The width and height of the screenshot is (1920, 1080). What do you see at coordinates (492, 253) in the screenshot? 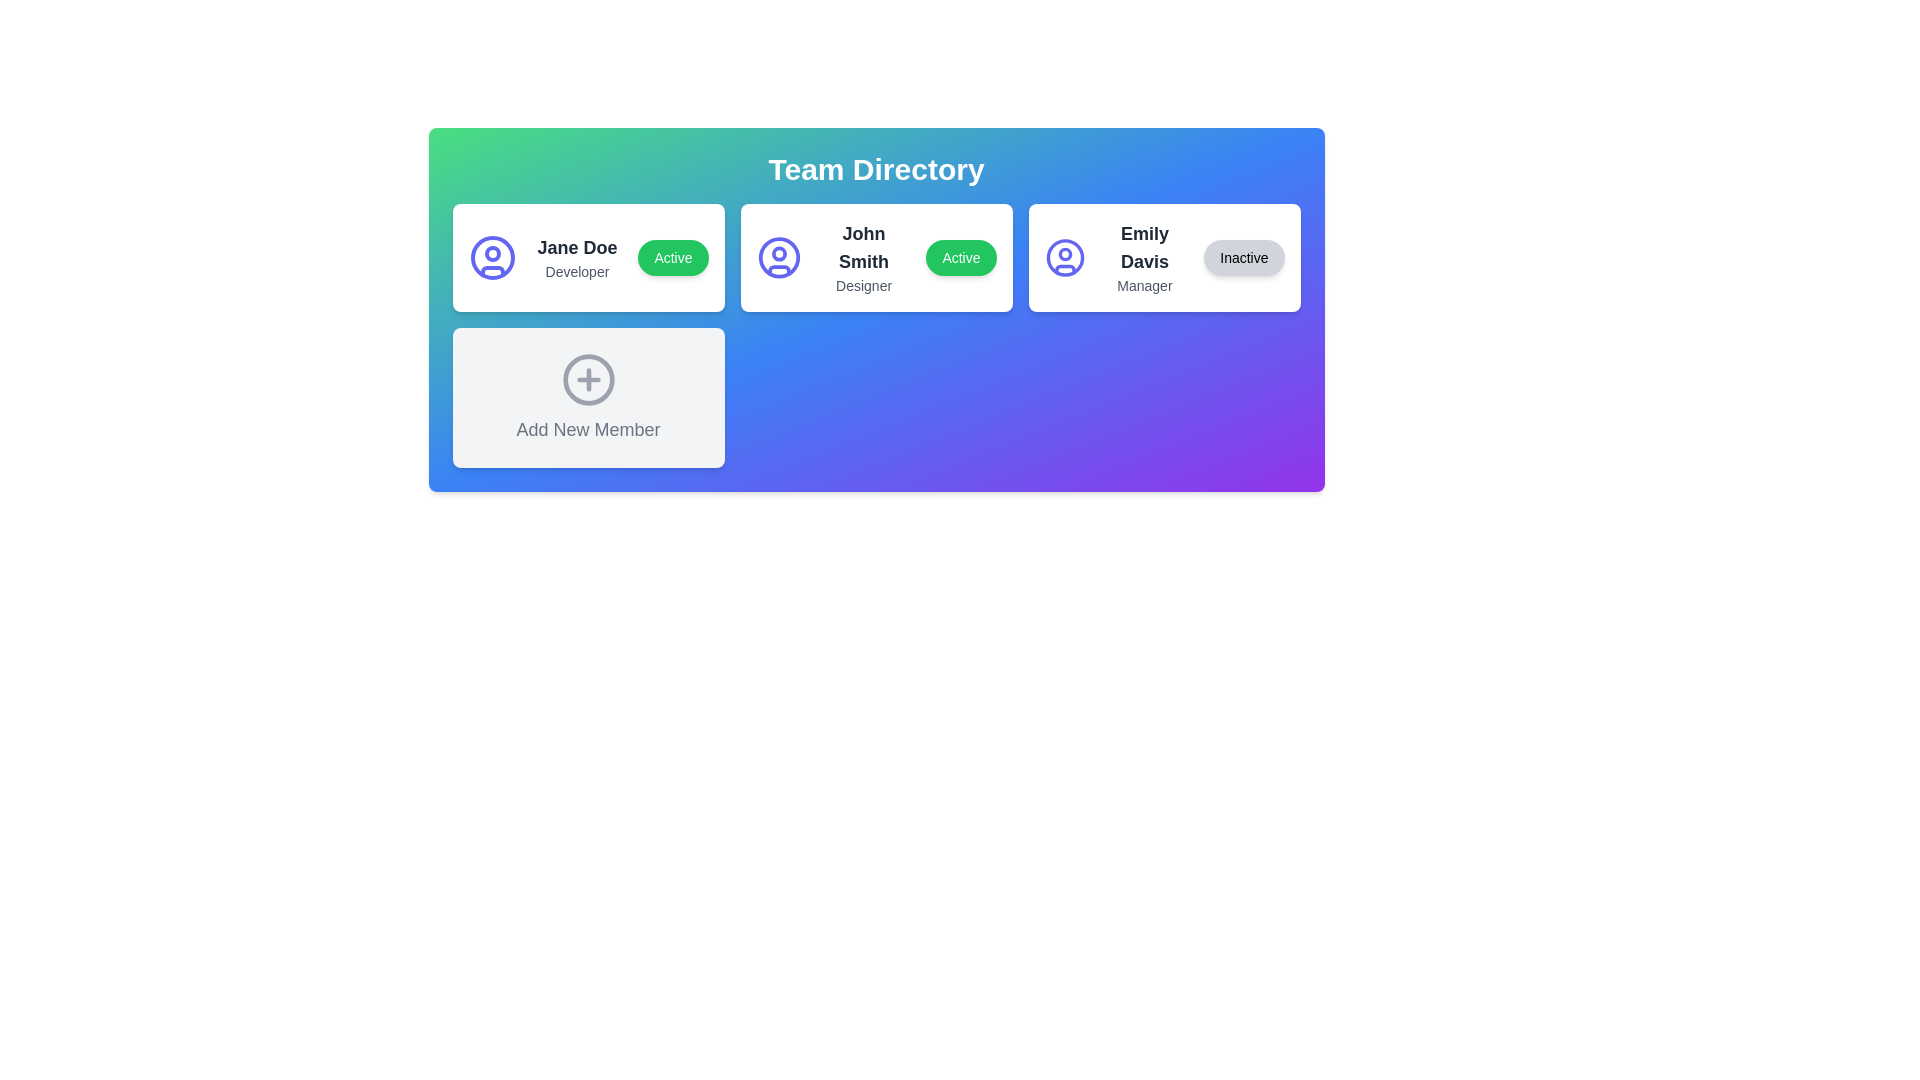
I see `the inner smaller circle of the user profile icon for 'Jane Doe' located at the top-left section of the interface` at bounding box center [492, 253].